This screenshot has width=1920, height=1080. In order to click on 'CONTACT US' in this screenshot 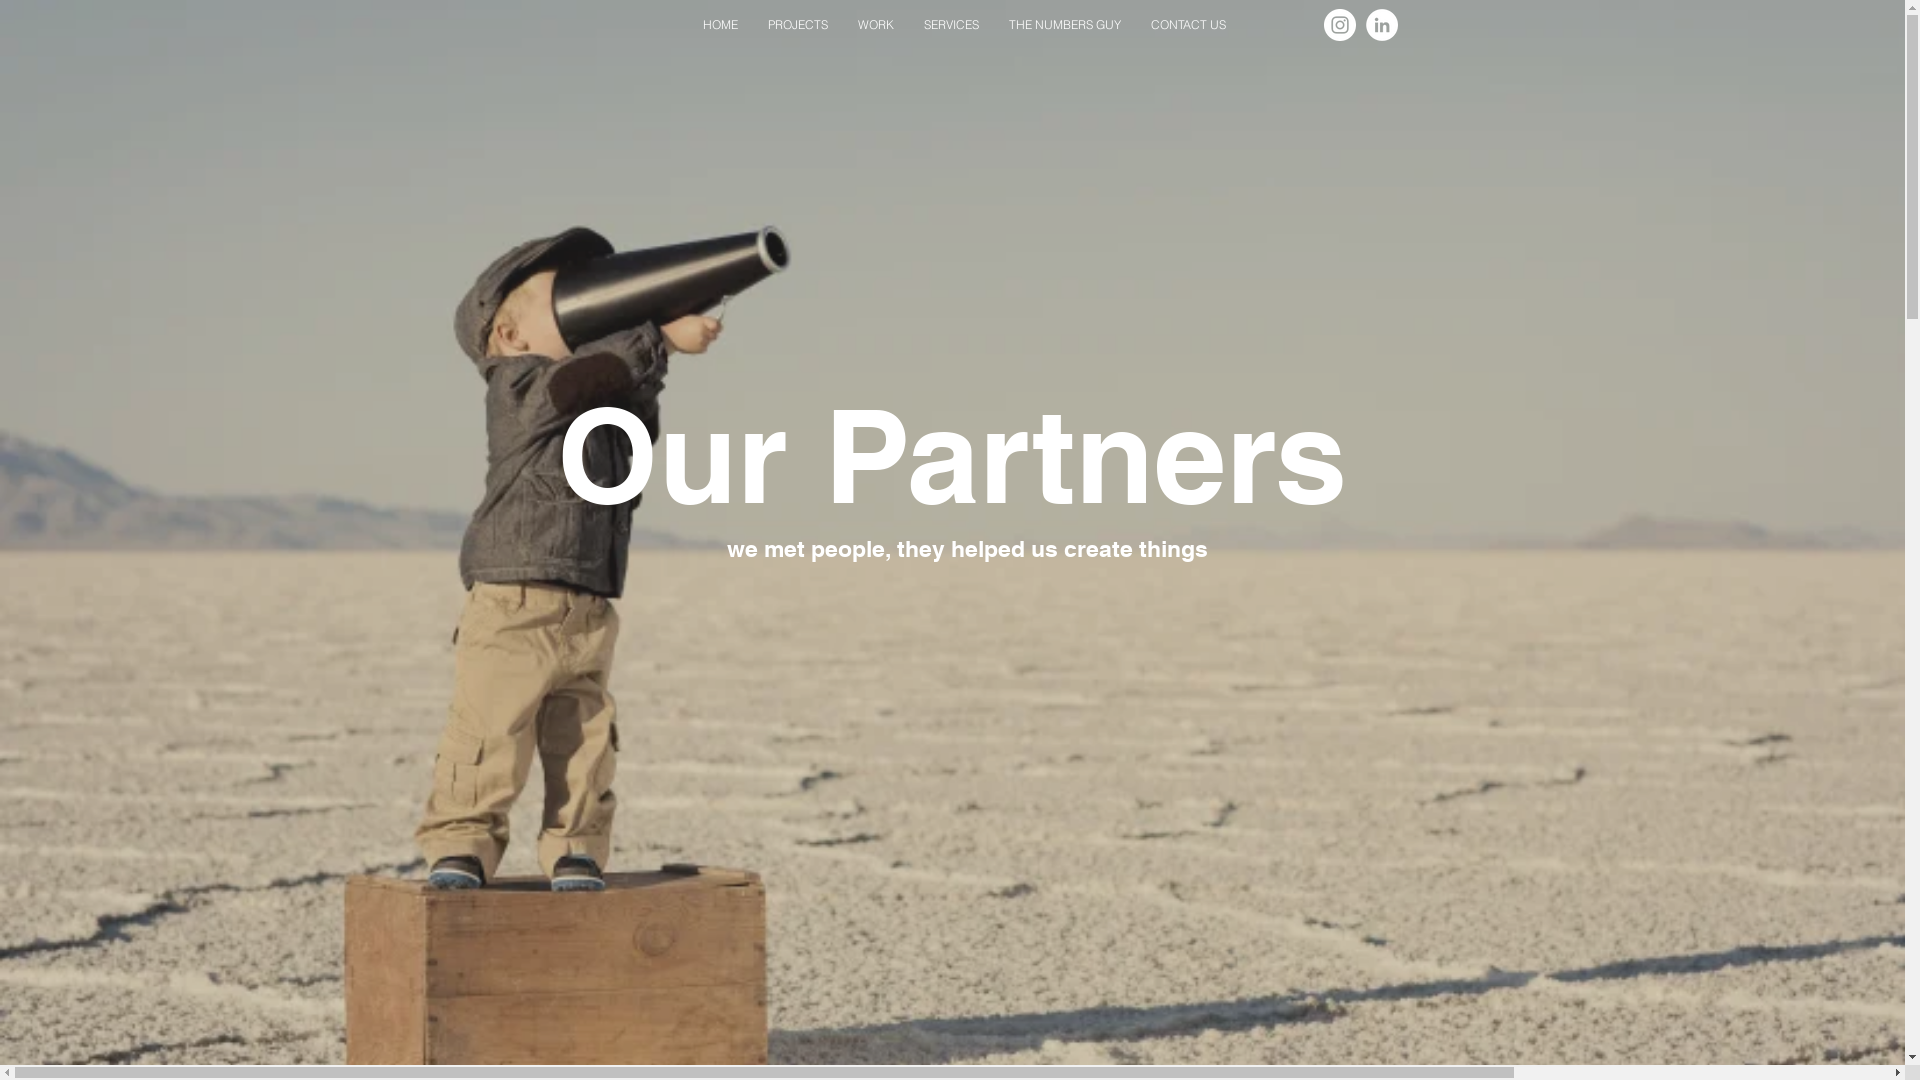, I will do `click(1188, 24)`.